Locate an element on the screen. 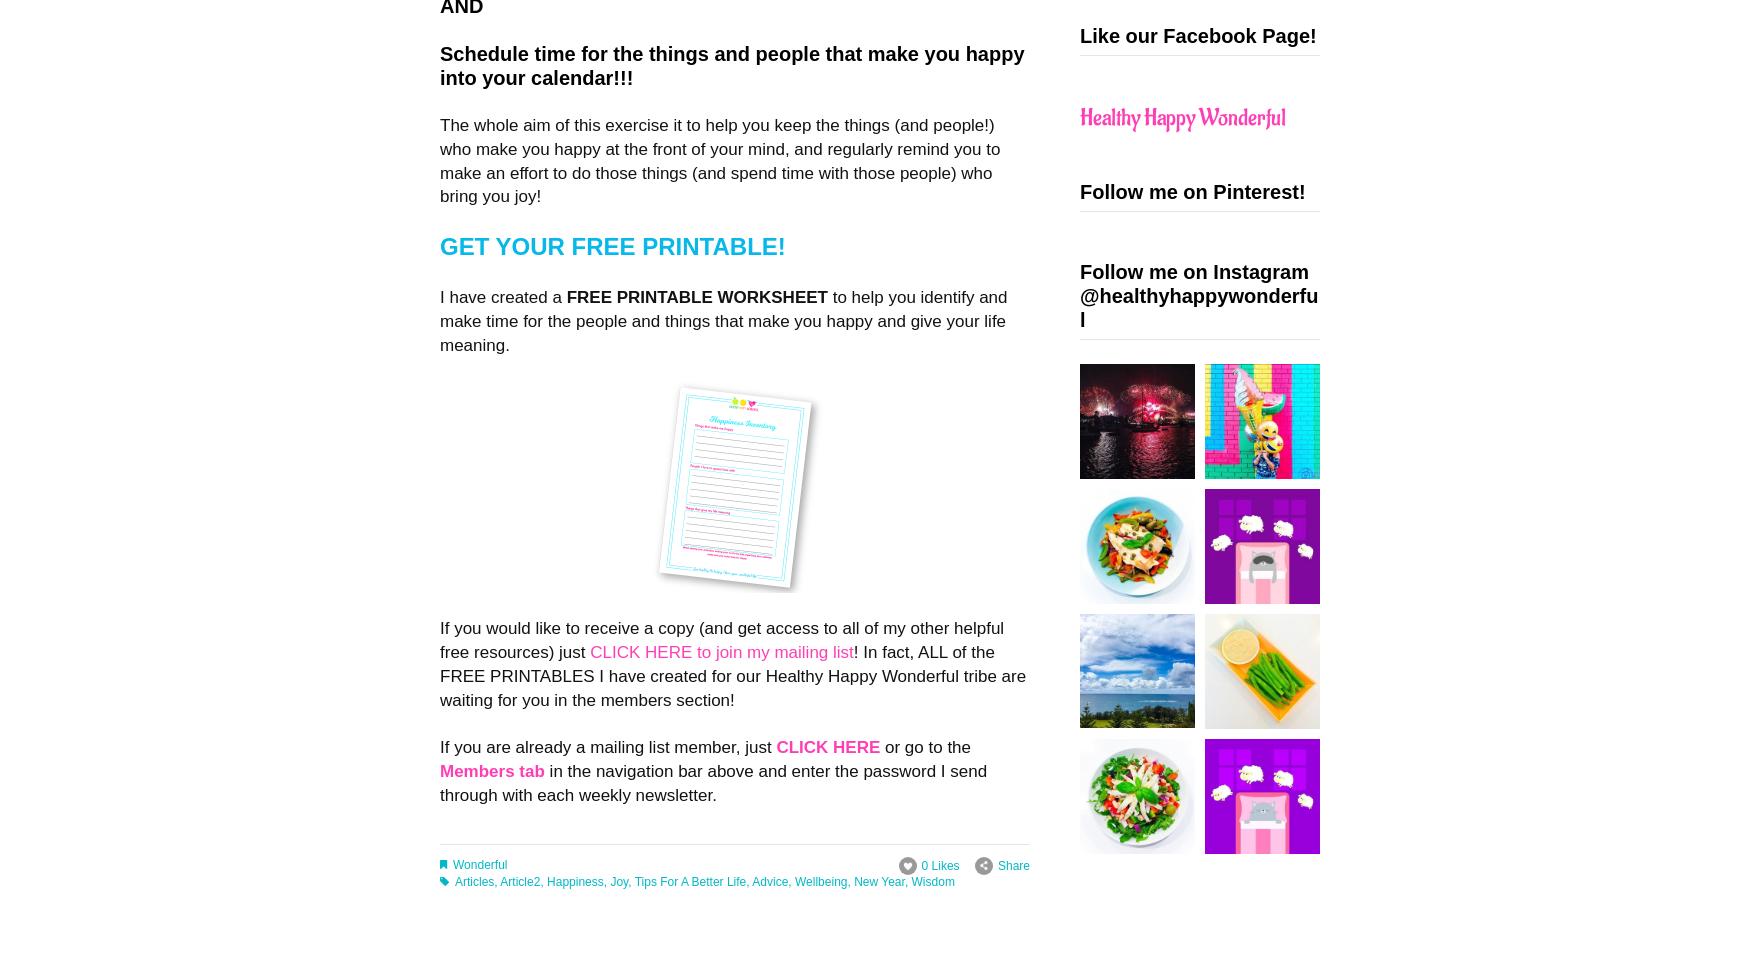 This screenshot has width=1760, height=965. 'Joy' is located at coordinates (618, 881).